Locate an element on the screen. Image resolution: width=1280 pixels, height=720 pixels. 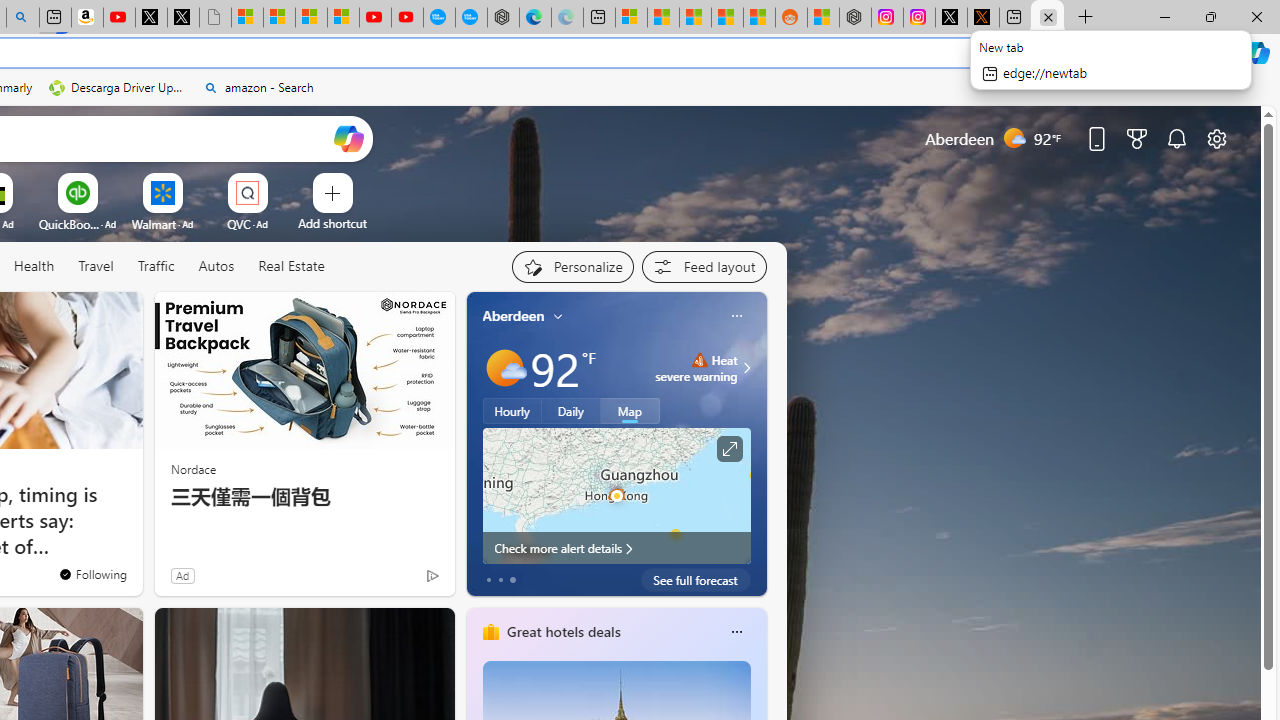
'Hourly' is located at coordinates (512, 410).